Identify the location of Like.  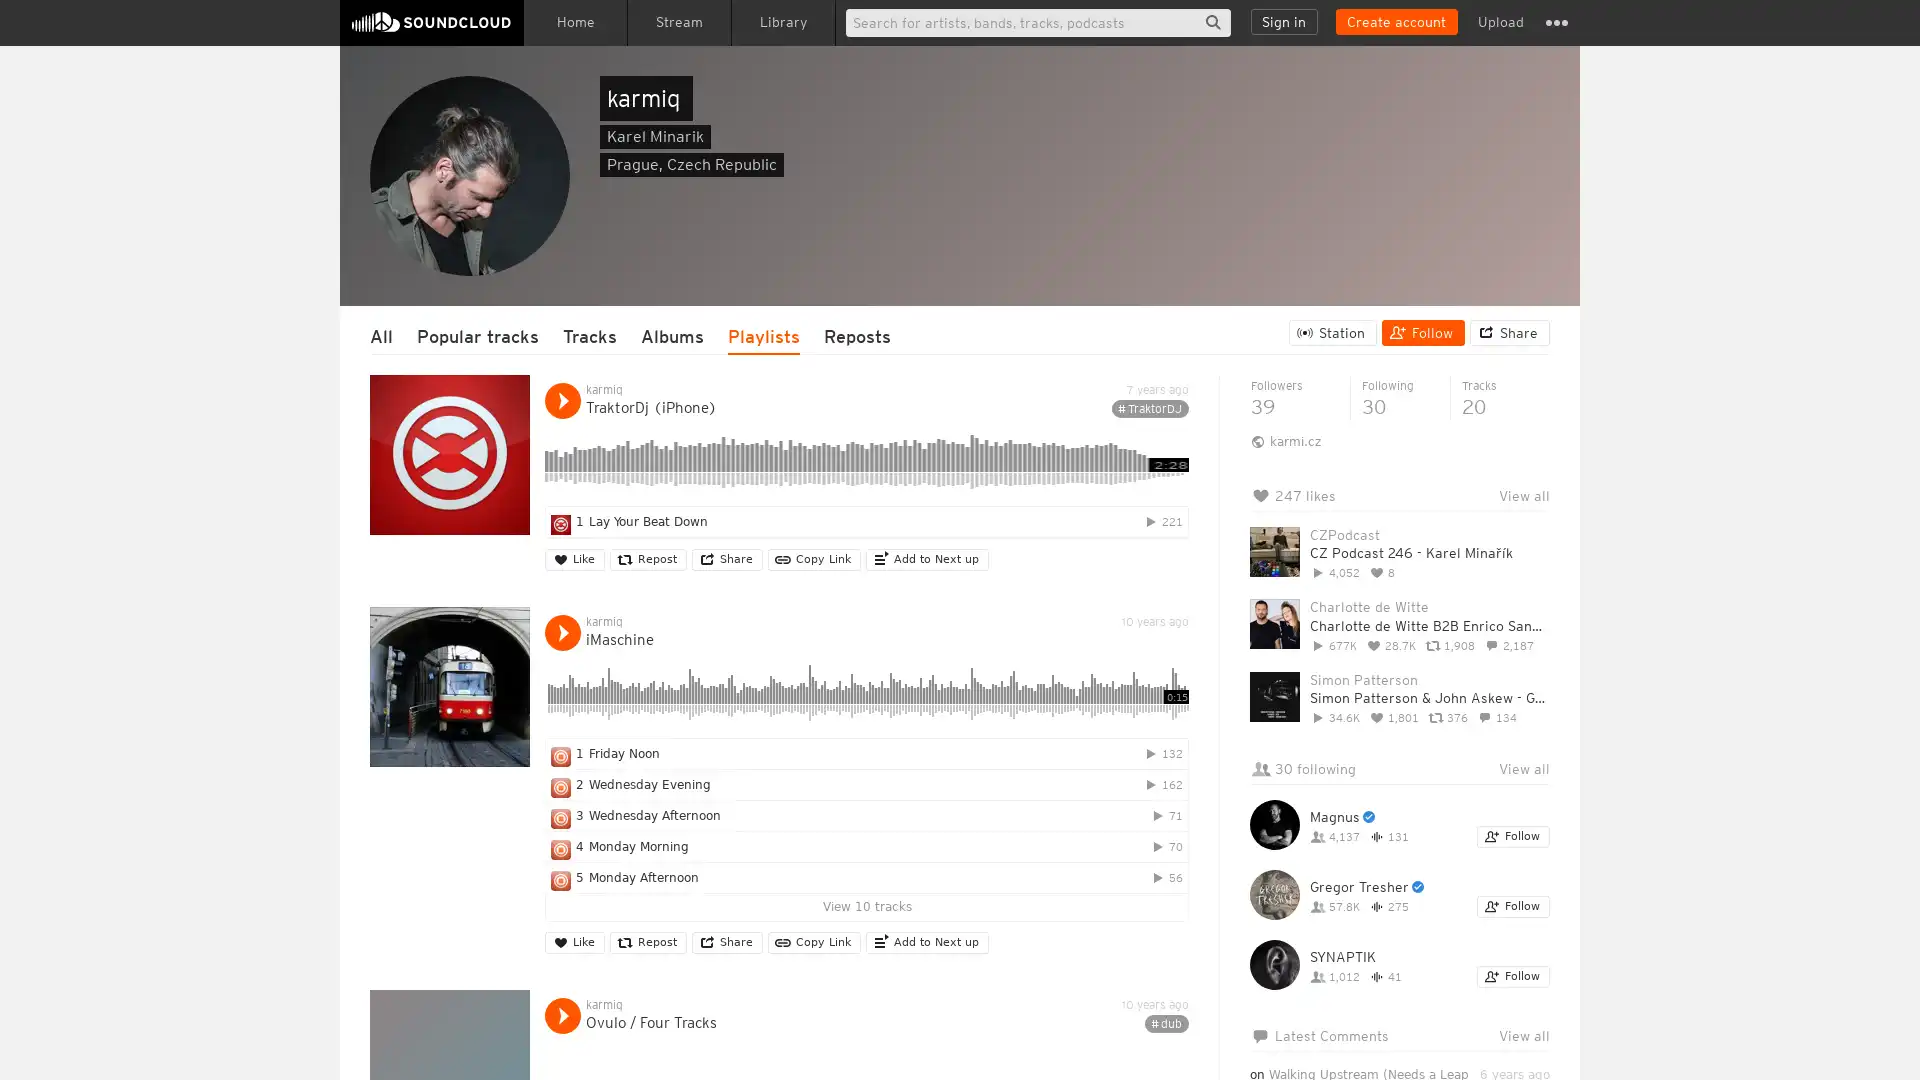
(574, 559).